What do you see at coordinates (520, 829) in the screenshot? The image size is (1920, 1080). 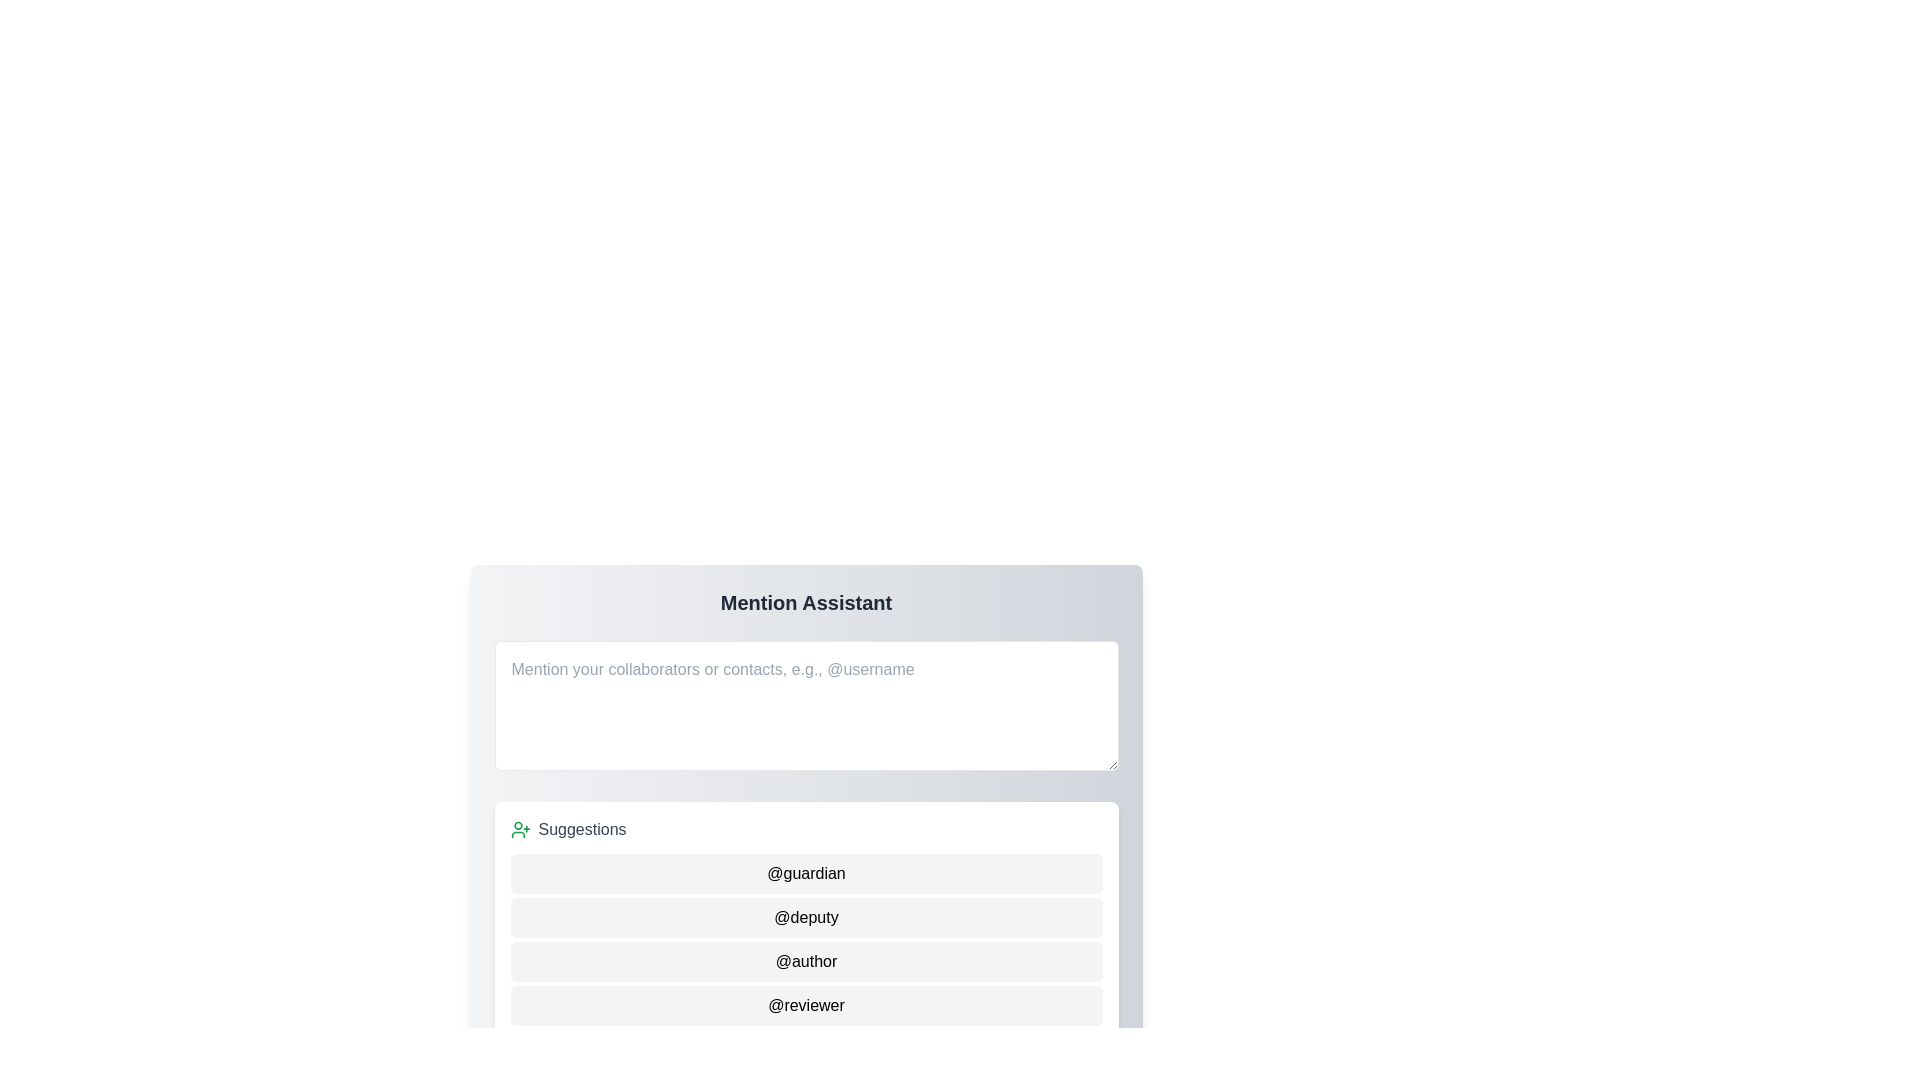 I see `the purpose of the 'user plus' icon located at the start of the horizontal row in the suggestion panel, which is aligned to the left and is situated in the upper-left section` at bounding box center [520, 829].